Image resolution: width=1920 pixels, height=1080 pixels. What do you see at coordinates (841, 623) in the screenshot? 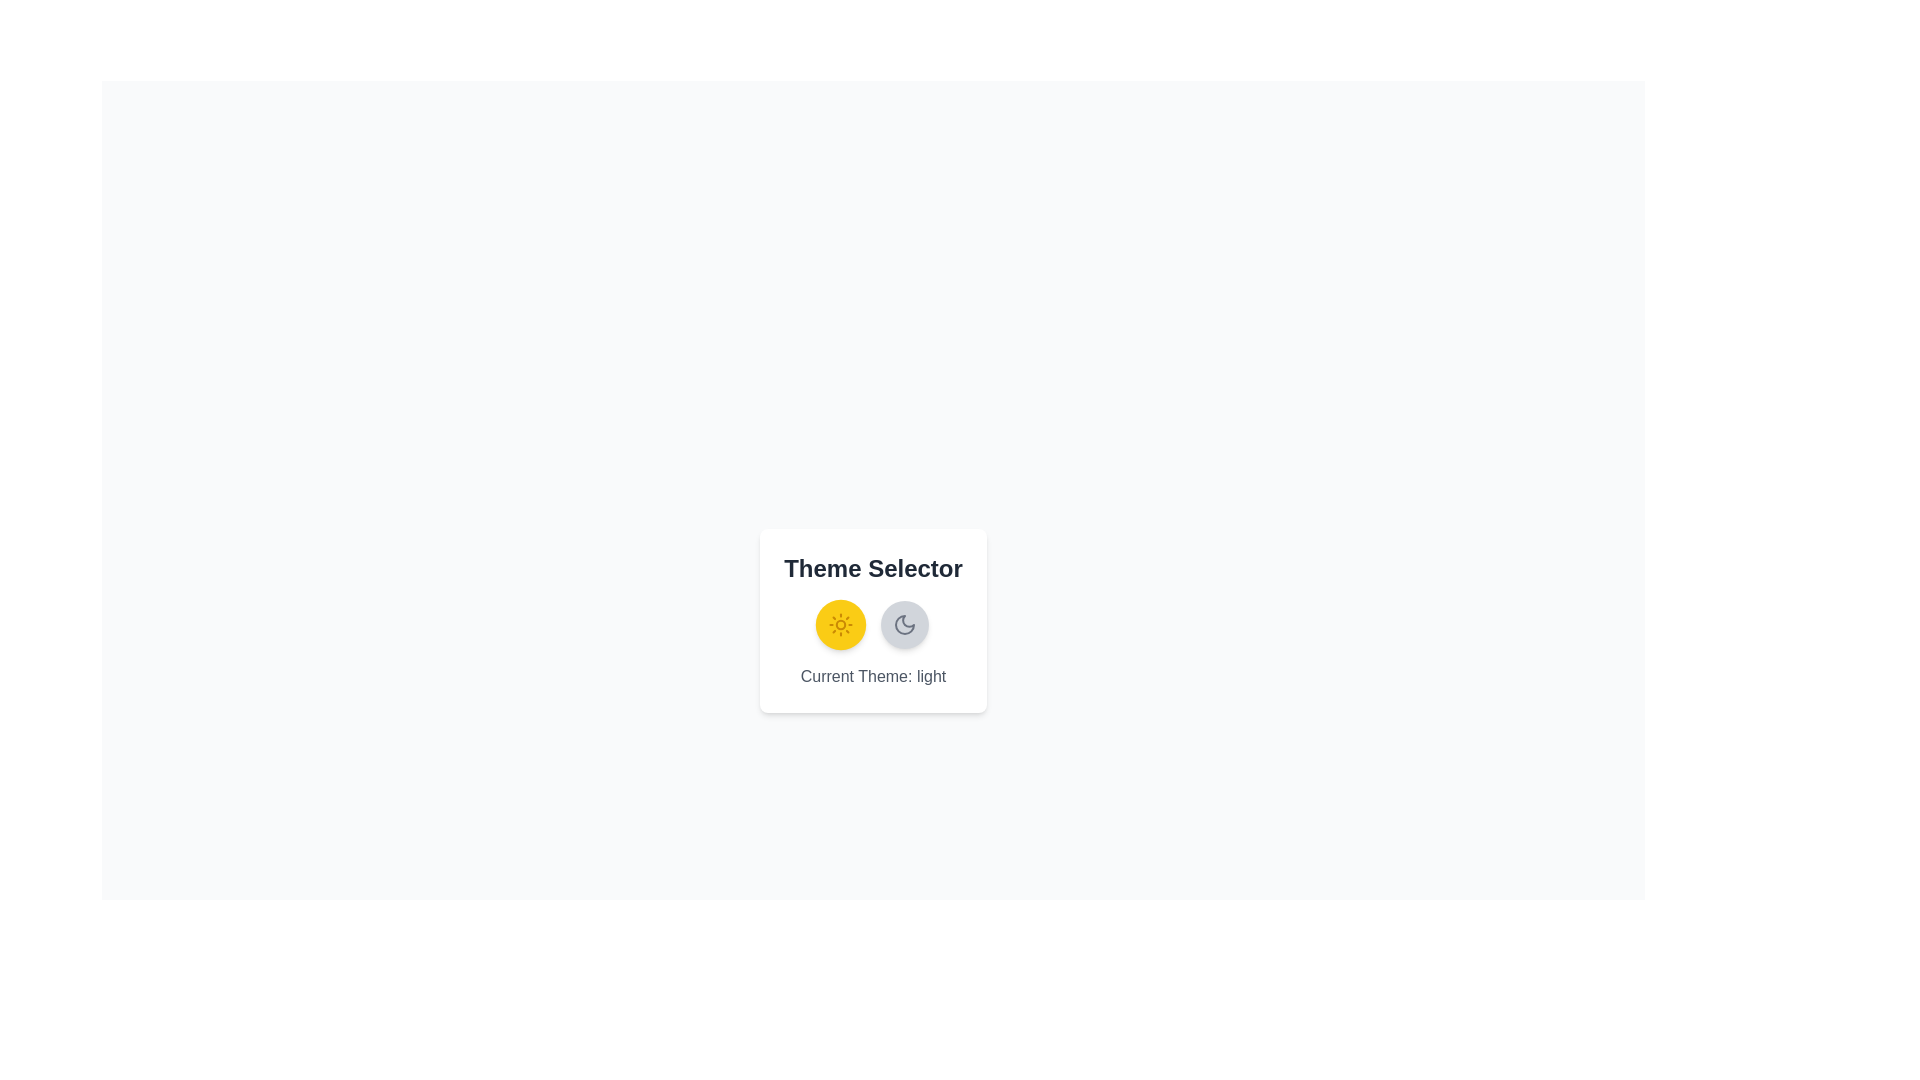
I see `the button to toggle the theme to light` at bounding box center [841, 623].